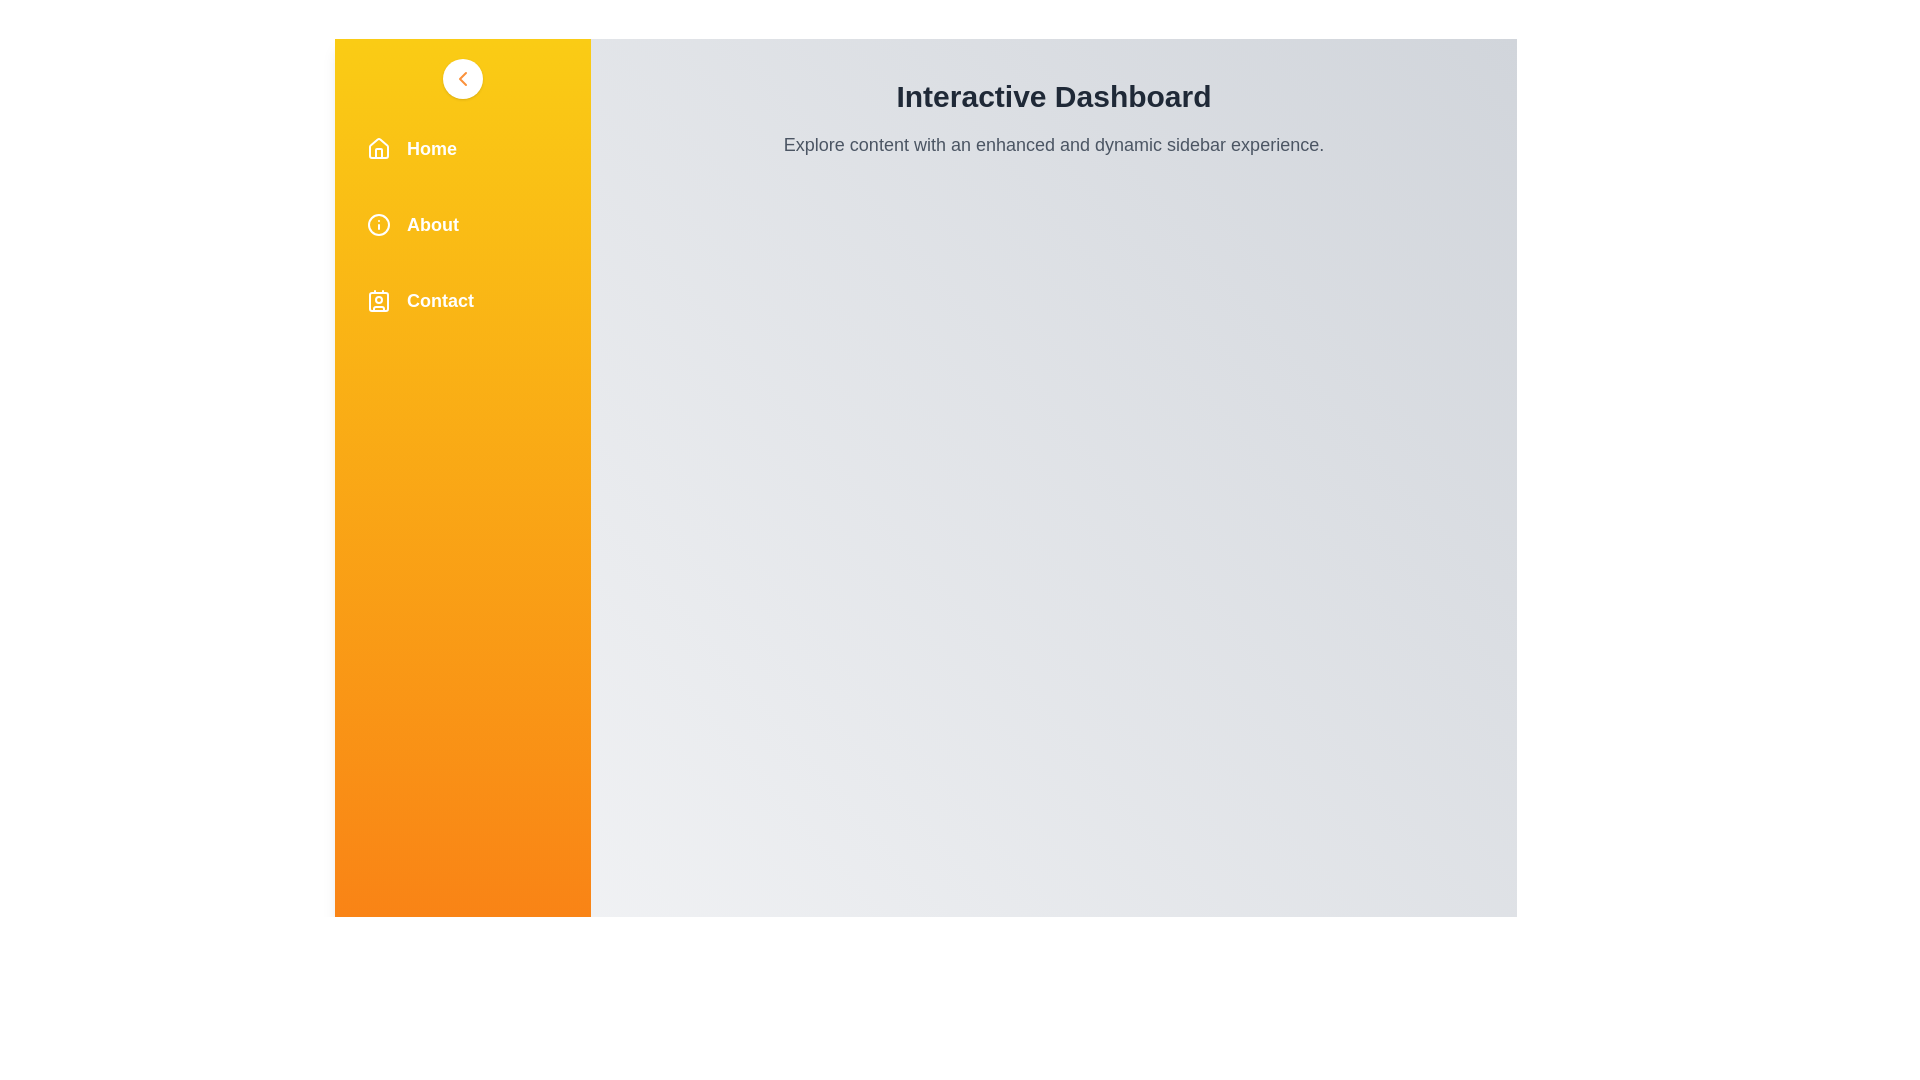 This screenshot has width=1920, height=1080. Describe the element at coordinates (461, 224) in the screenshot. I see `the 'About' menu item in the sidebar` at that location.